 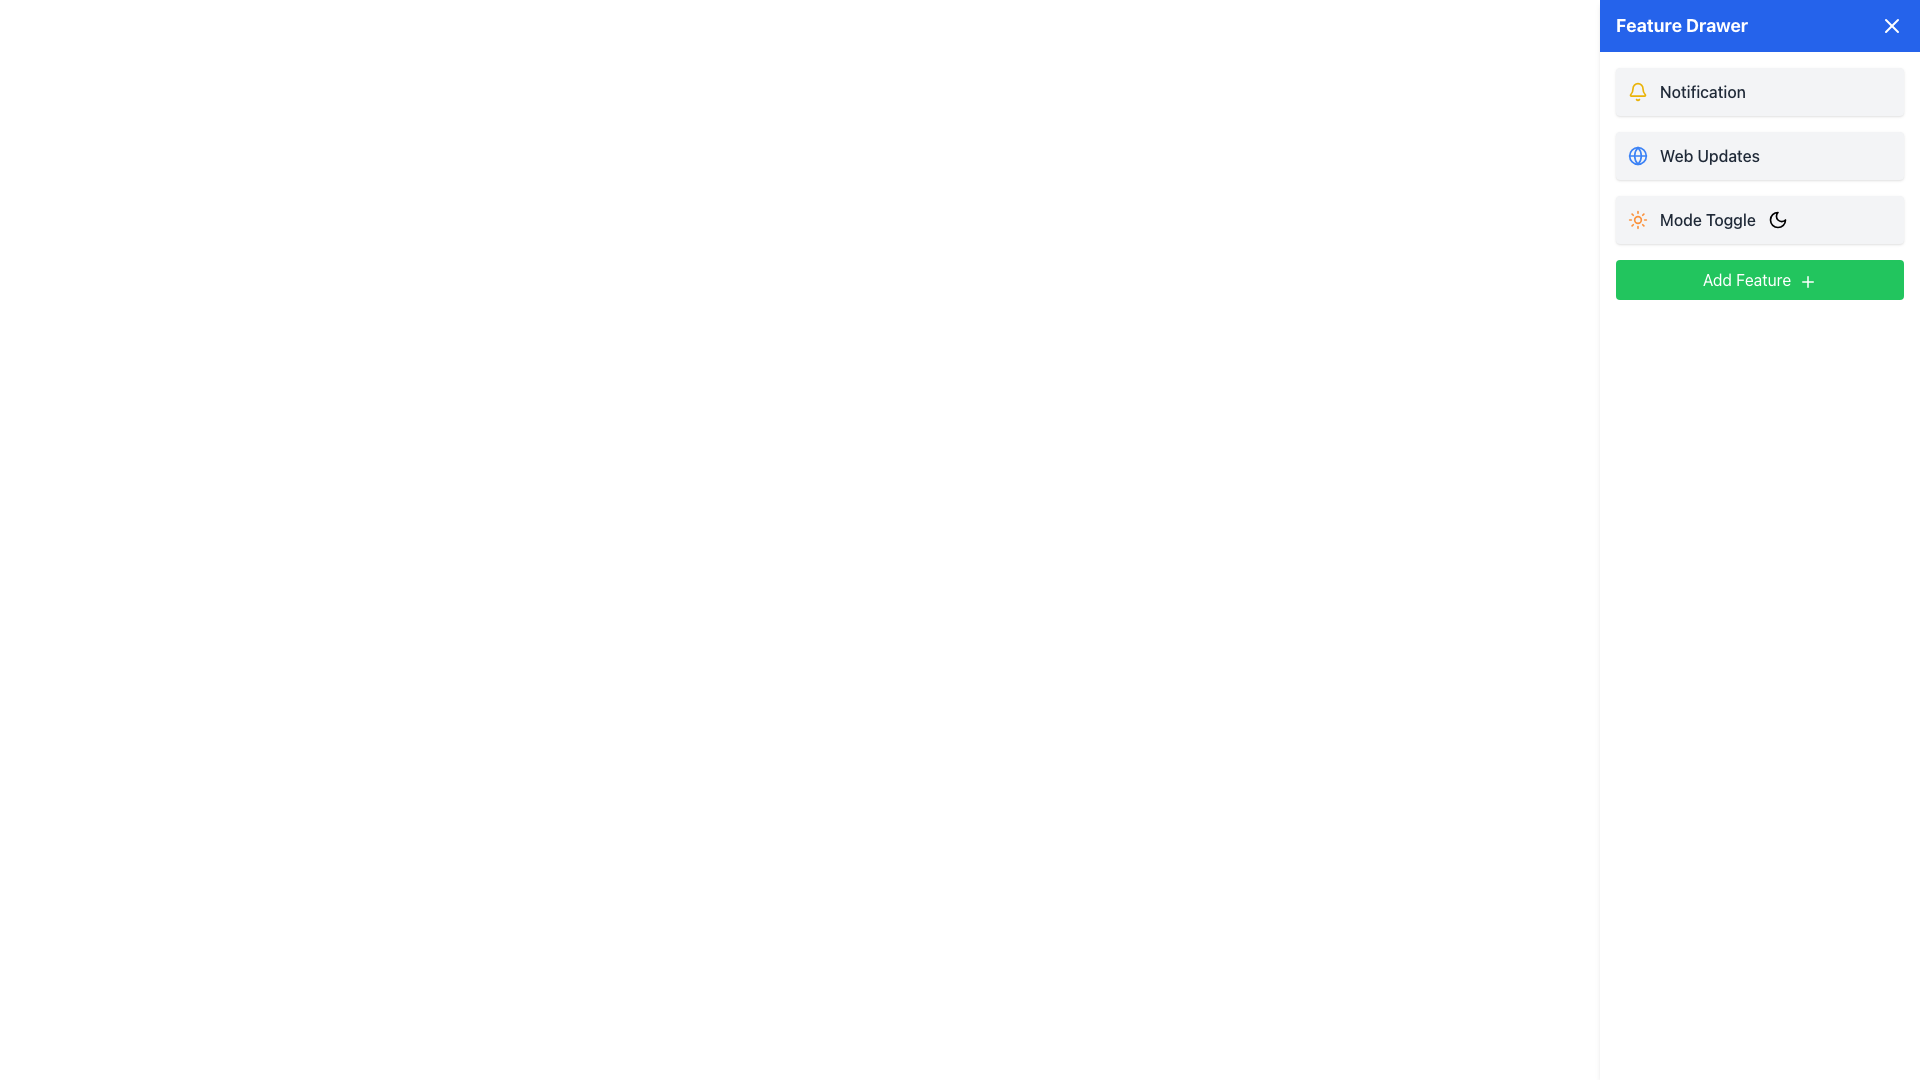 What do you see at coordinates (1637, 219) in the screenshot?
I see `the small orange sun icon in the 'Mode Toggle' control located in the right sidebar to prompt the tooltip` at bounding box center [1637, 219].